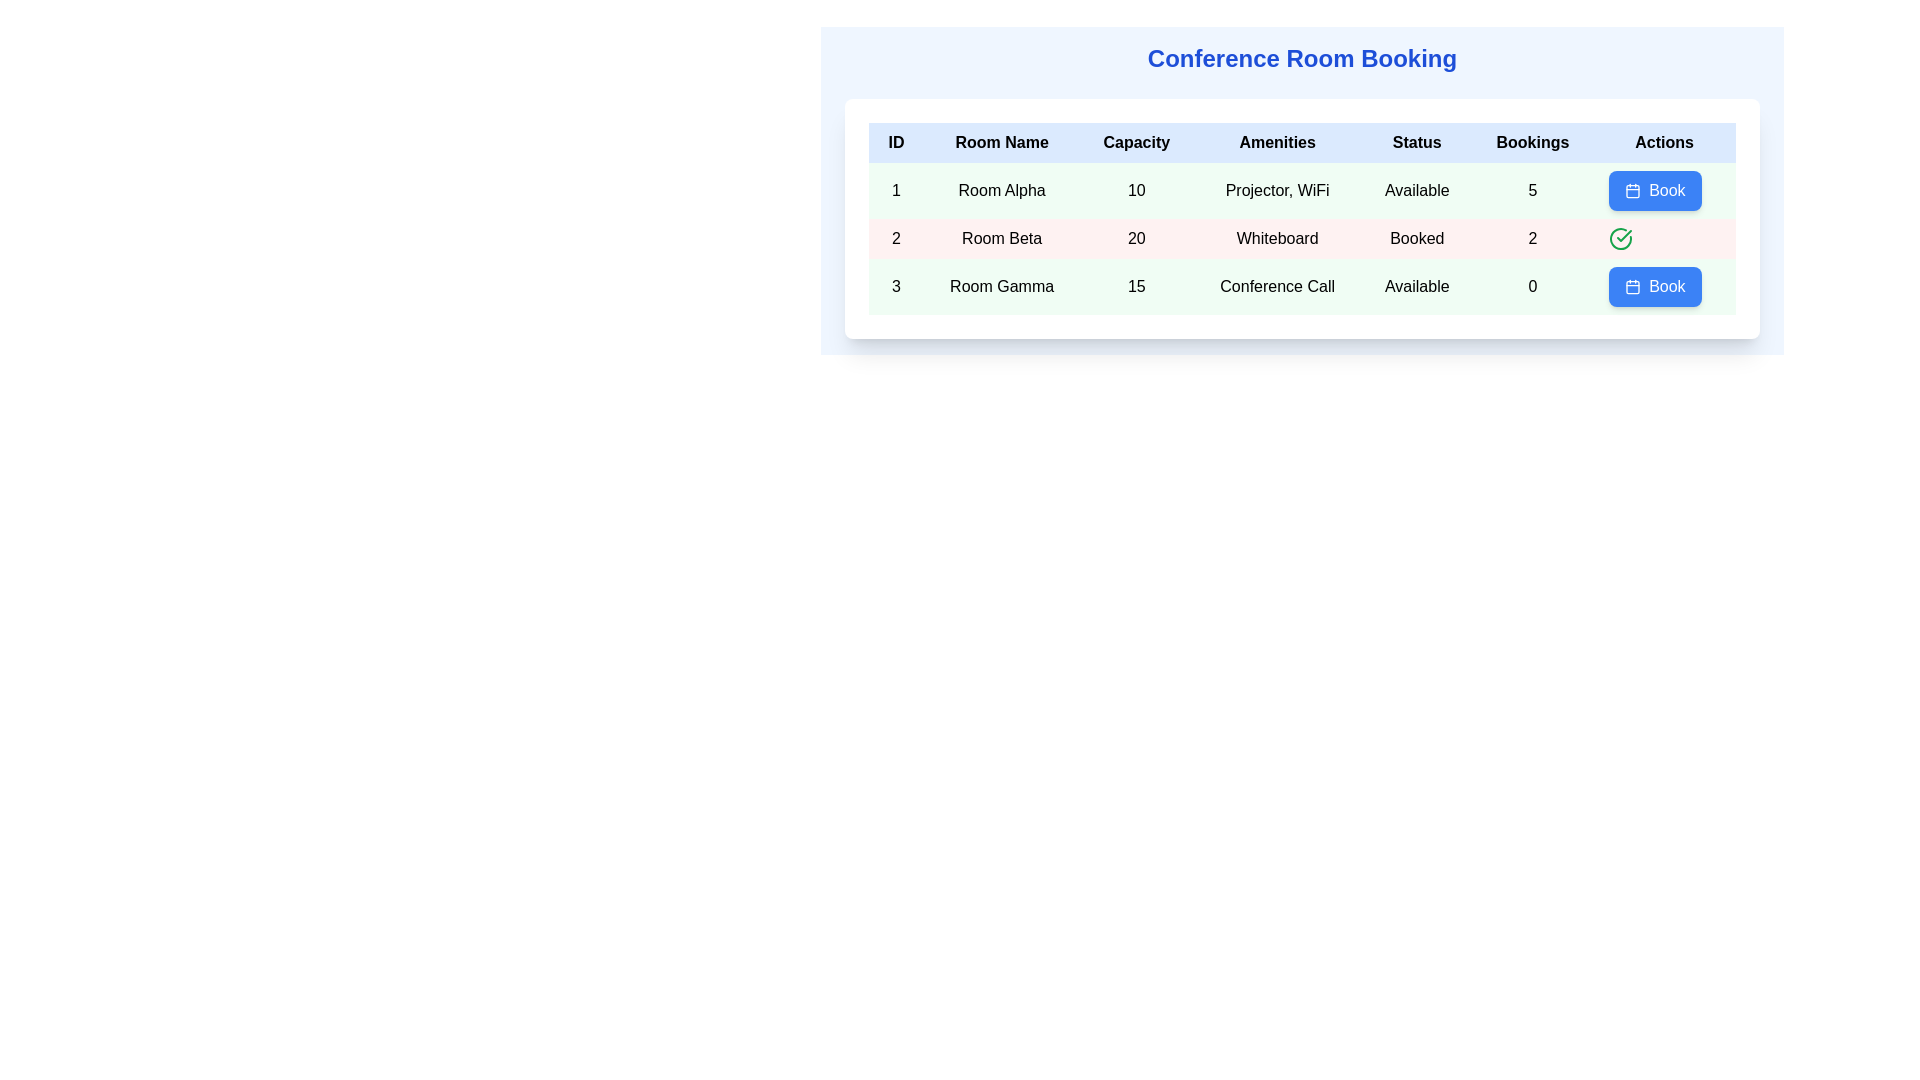 The width and height of the screenshot is (1920, 1080). Describe the element at coordinates (1531, 141) in the screenshot. I see `text label serving as the column header for 'Bookings' in the table, located in the top-center region of the interface, specifically the sixth item from the left, between 'Status' and 'Actions'` at that location.